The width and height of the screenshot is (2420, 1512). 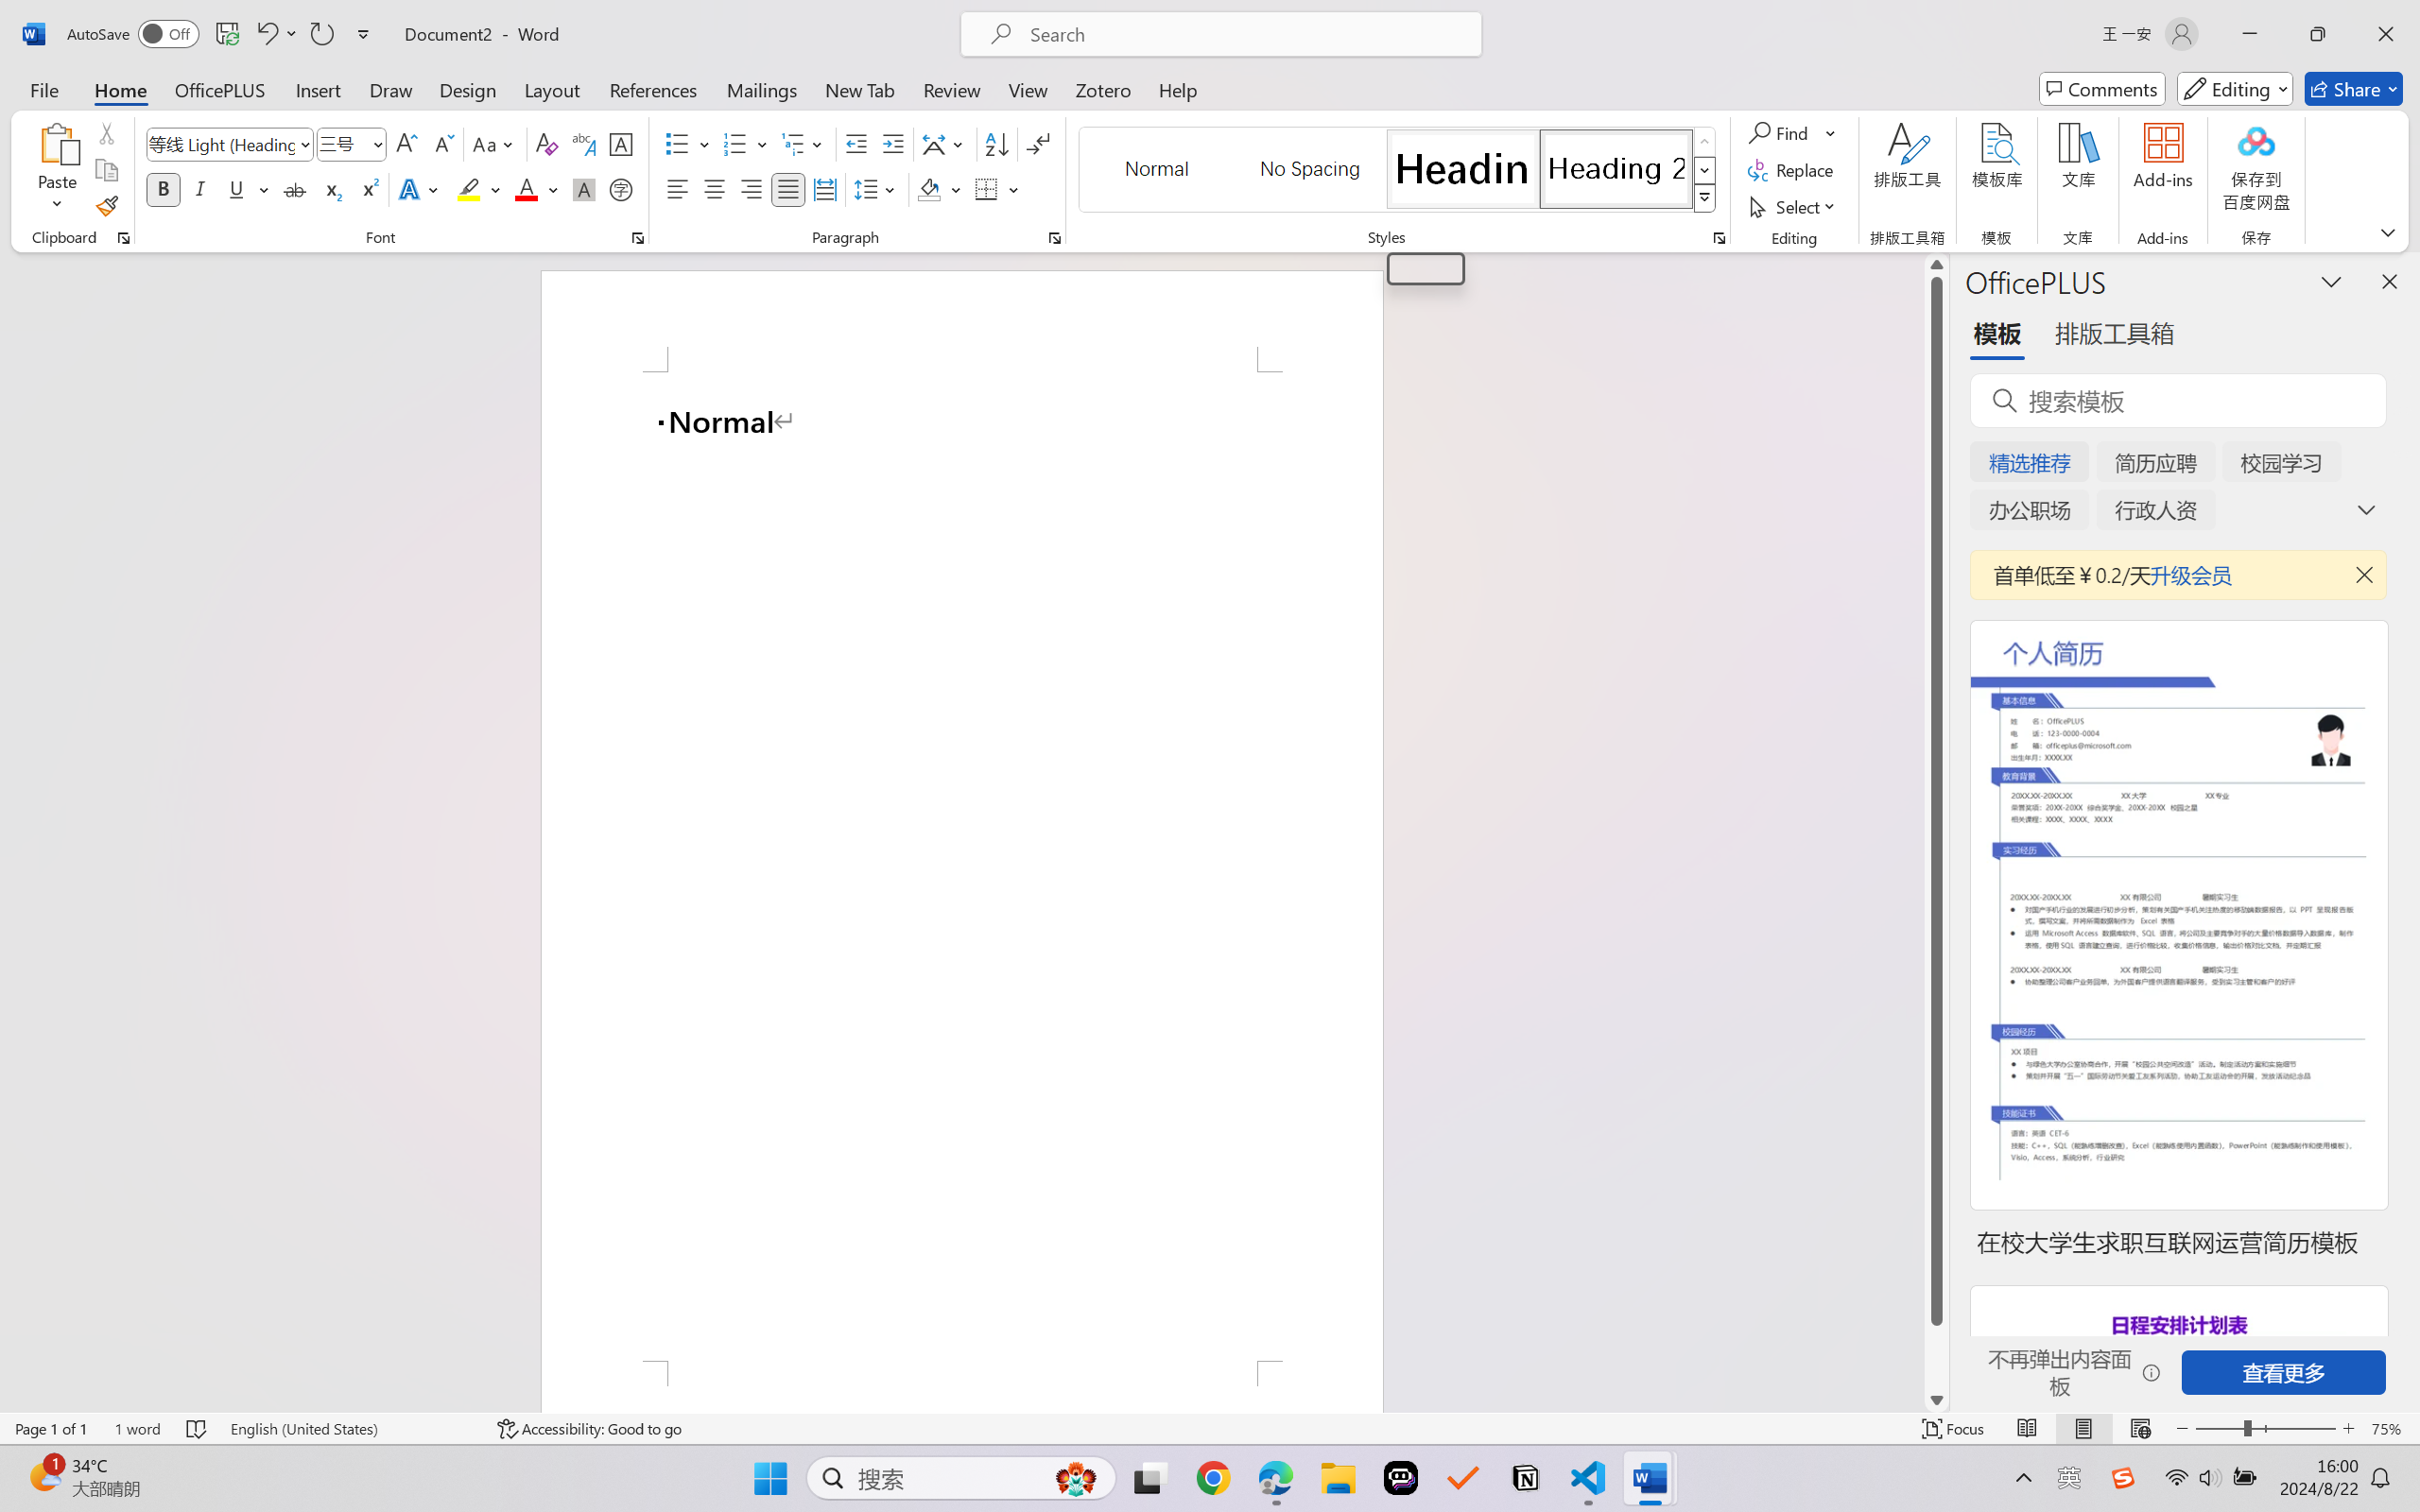 I want to click on 'AutomationID: DynamicSearchBoxGleamImage', so click(x=1076, y=1478).